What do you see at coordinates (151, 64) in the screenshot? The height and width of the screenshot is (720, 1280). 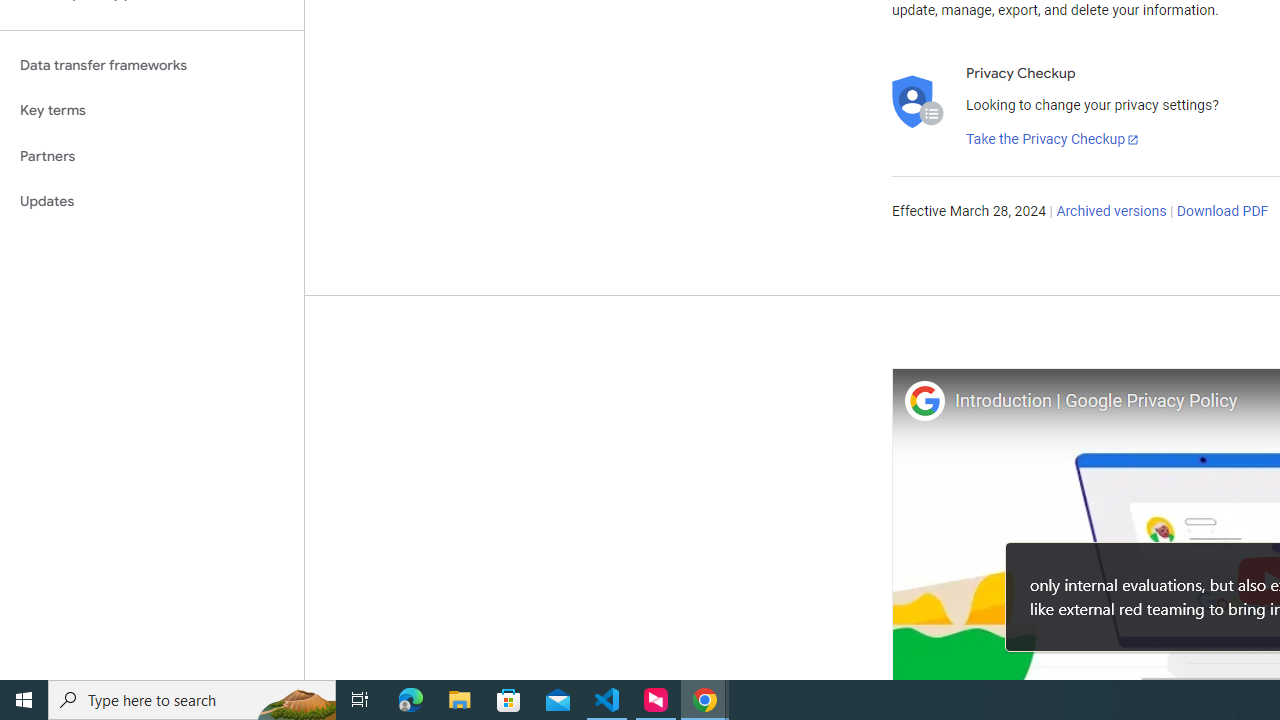 I see `'Data transfer frameworks'` at bounding box center [151, 64].